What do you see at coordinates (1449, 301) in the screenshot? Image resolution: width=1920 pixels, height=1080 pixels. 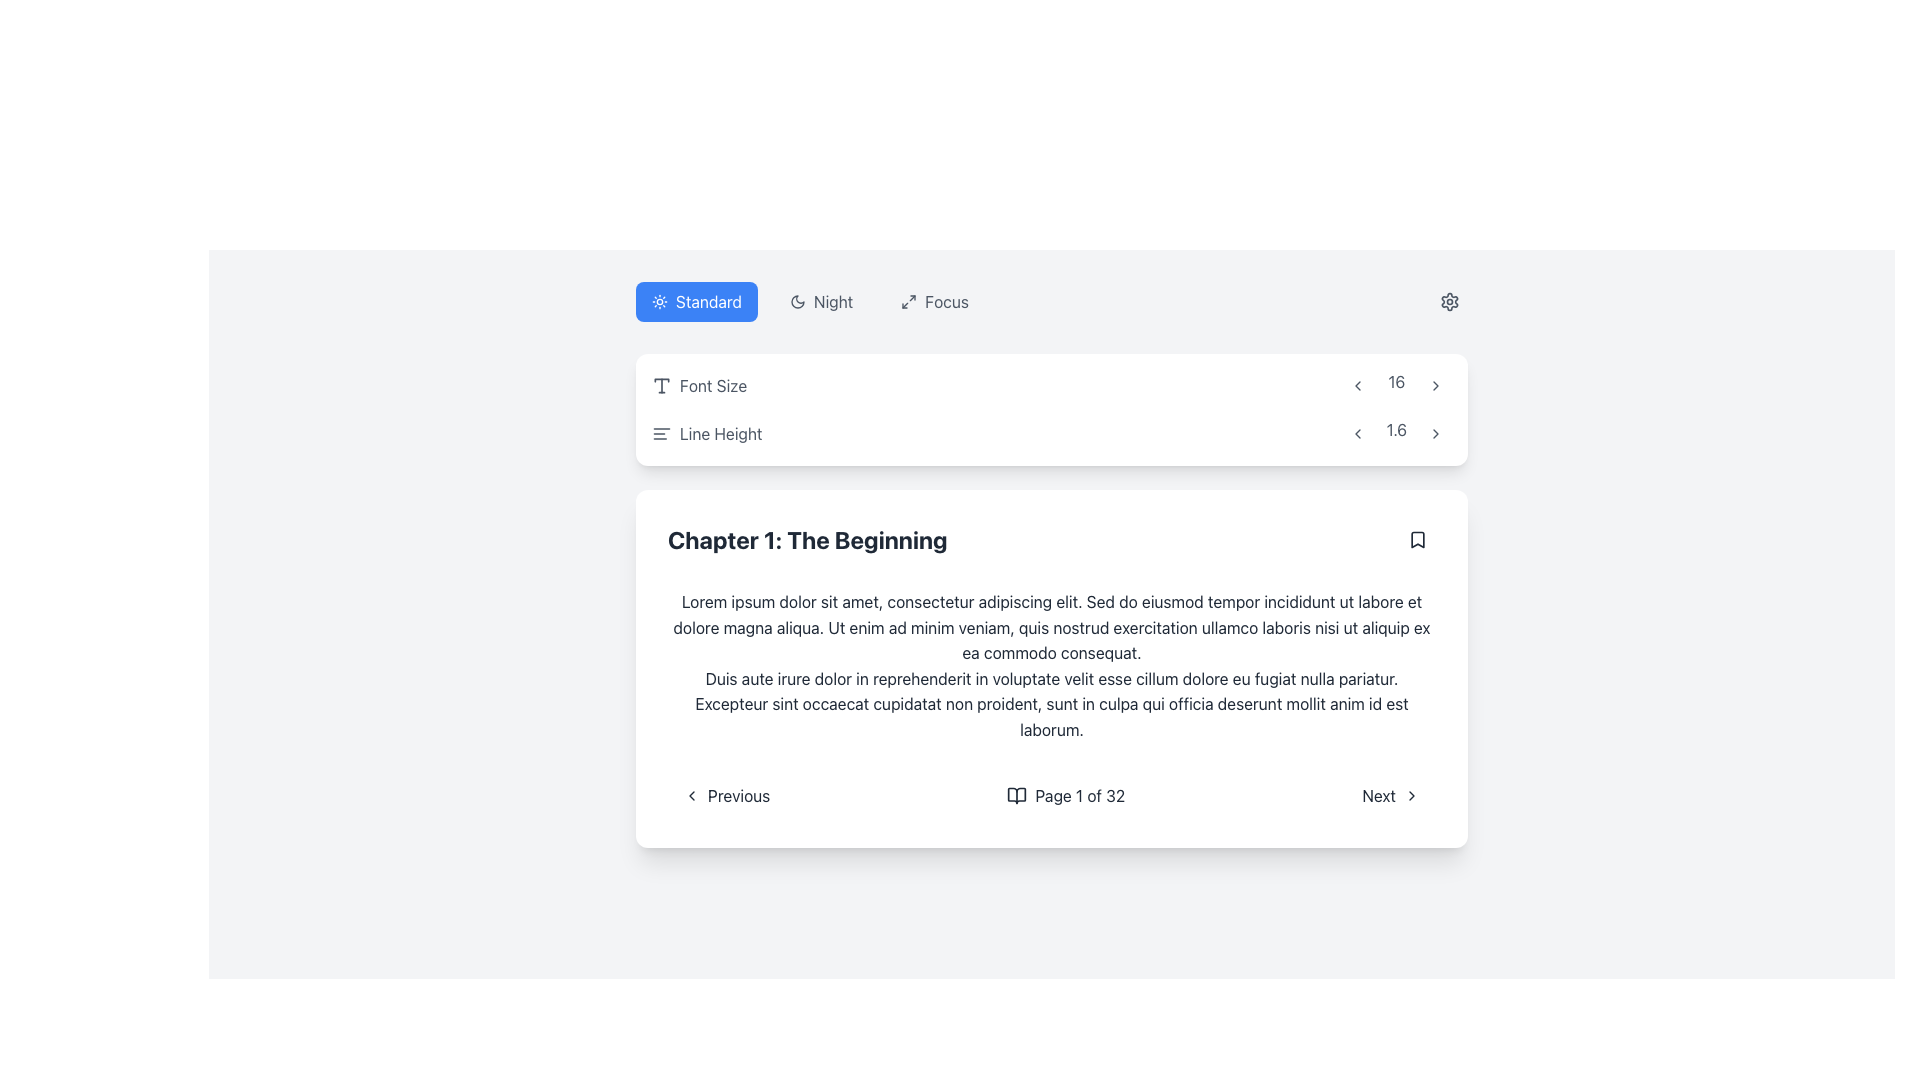 I see `the gear icon located at the top-right corner of the interface` at bounding box center [1449, 301].